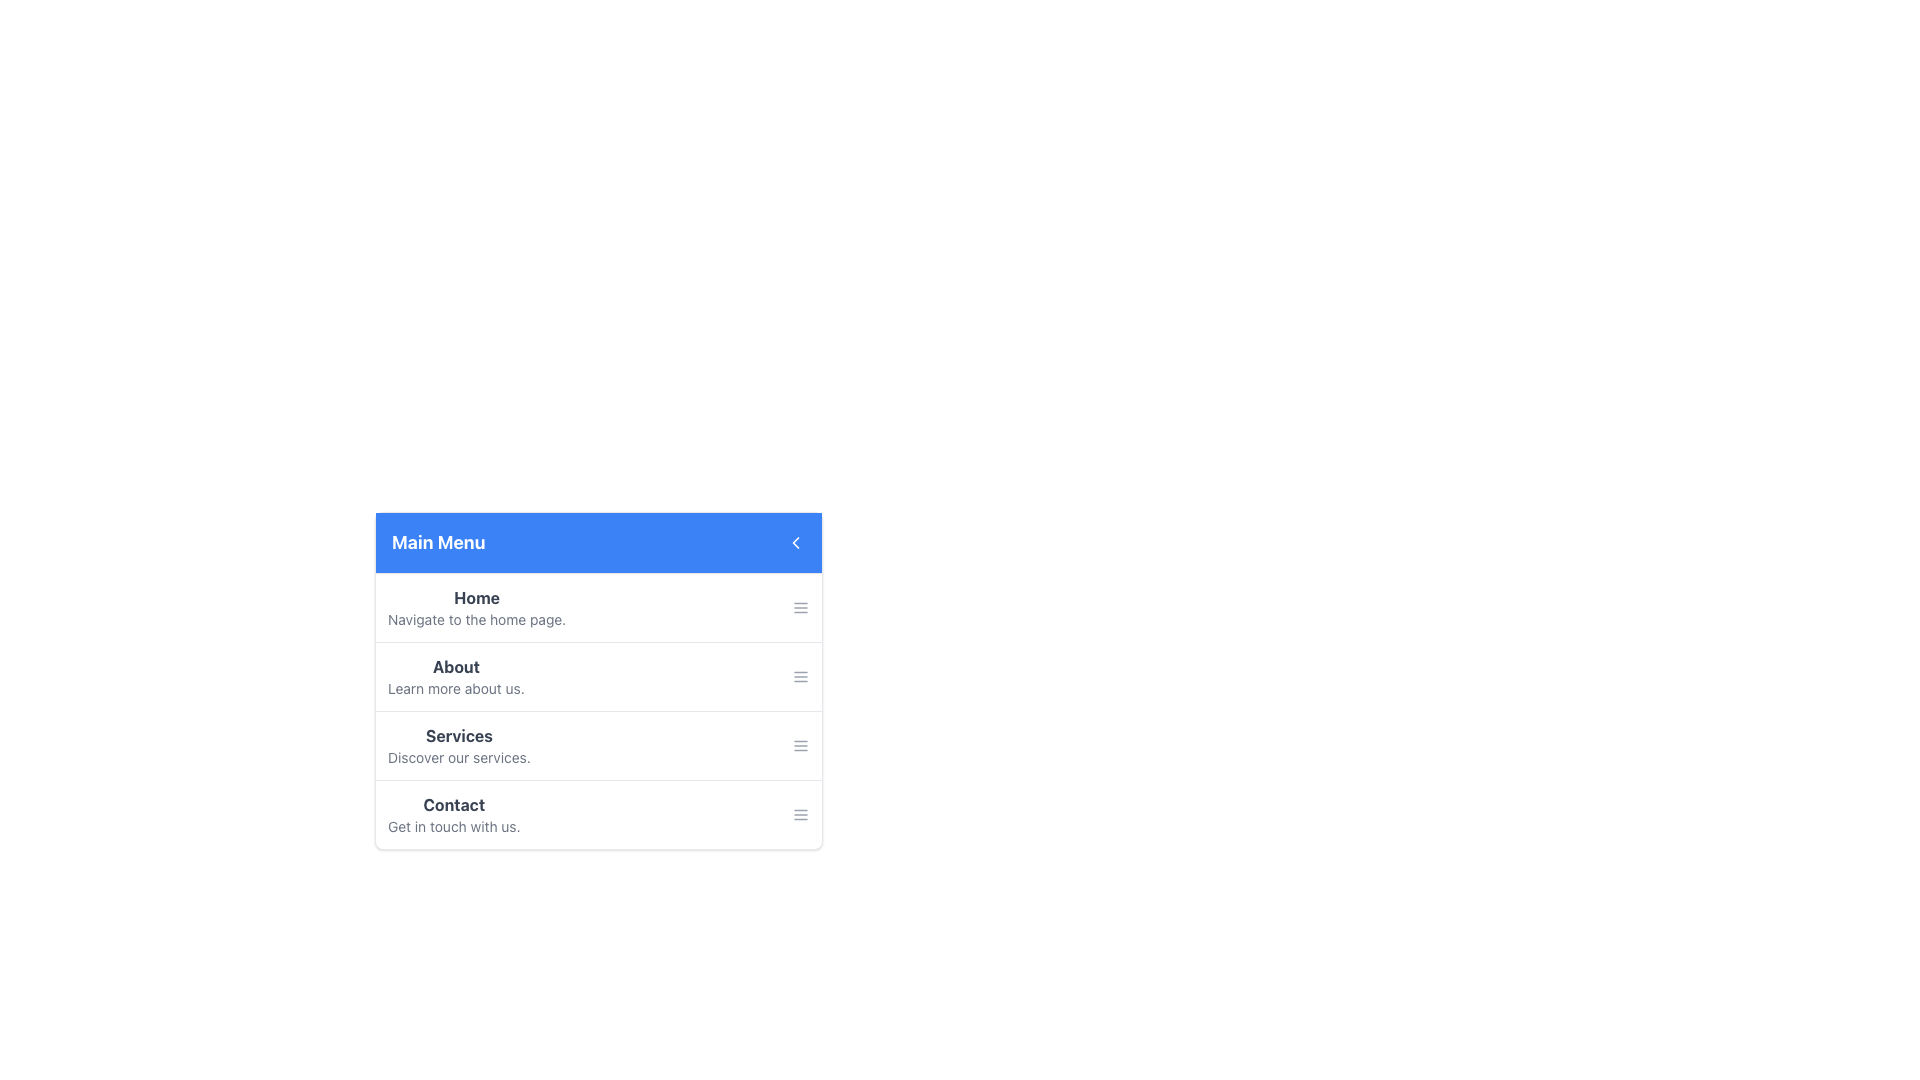 Image resolution: width=1920 pixels, height=1080 pixels. What do you see at coordinates (453, 826) in the screenshot?
I see `the static text element that provides additional descriptive content for the 'Contact' option in the menu, located directly beneath the 'Contact' text` at bounding box center [453, 826].